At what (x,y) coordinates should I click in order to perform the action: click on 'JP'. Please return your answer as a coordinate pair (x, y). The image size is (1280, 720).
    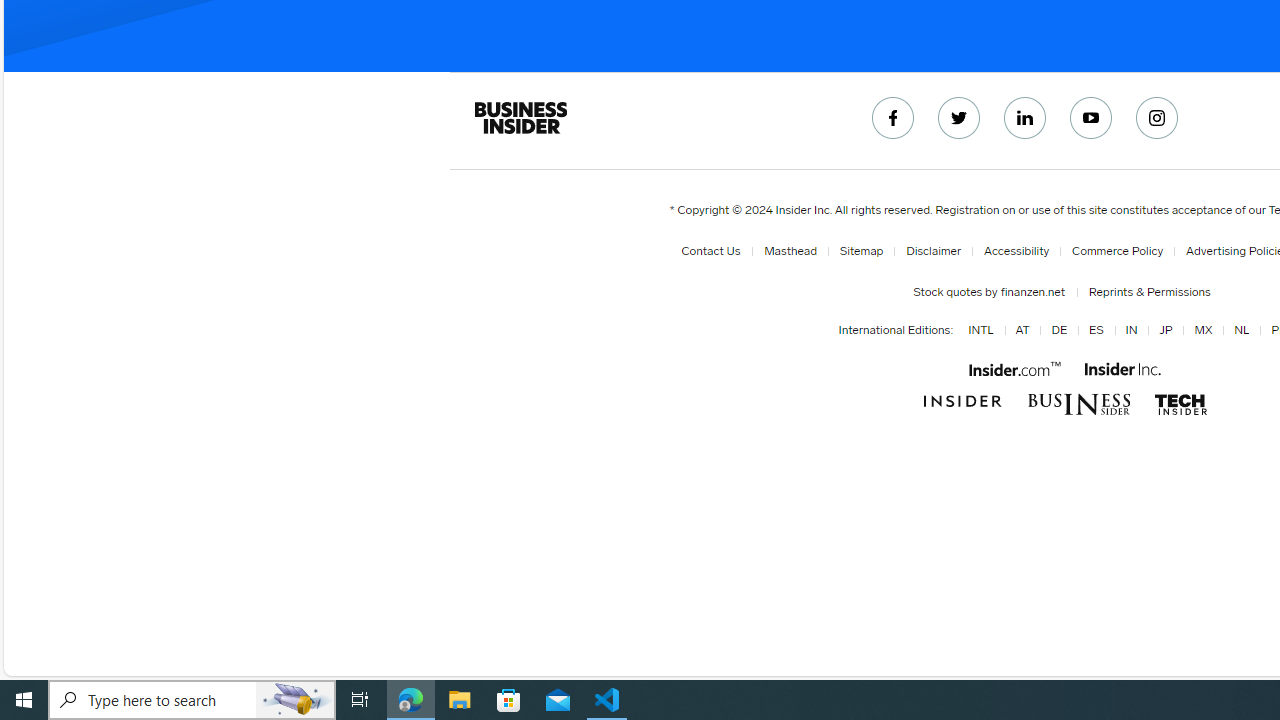
    Looking at the image, I should click on (1165, 330).